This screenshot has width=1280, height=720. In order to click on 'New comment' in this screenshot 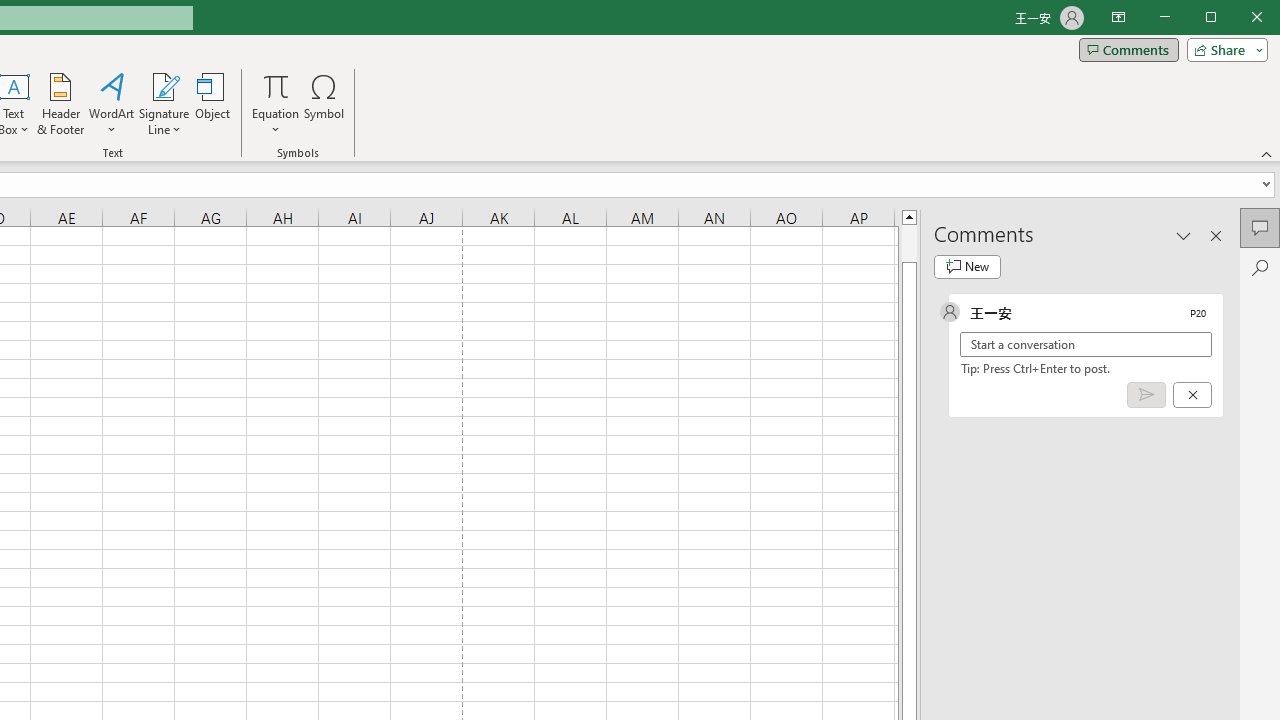, I will do `click(967, 266)`.